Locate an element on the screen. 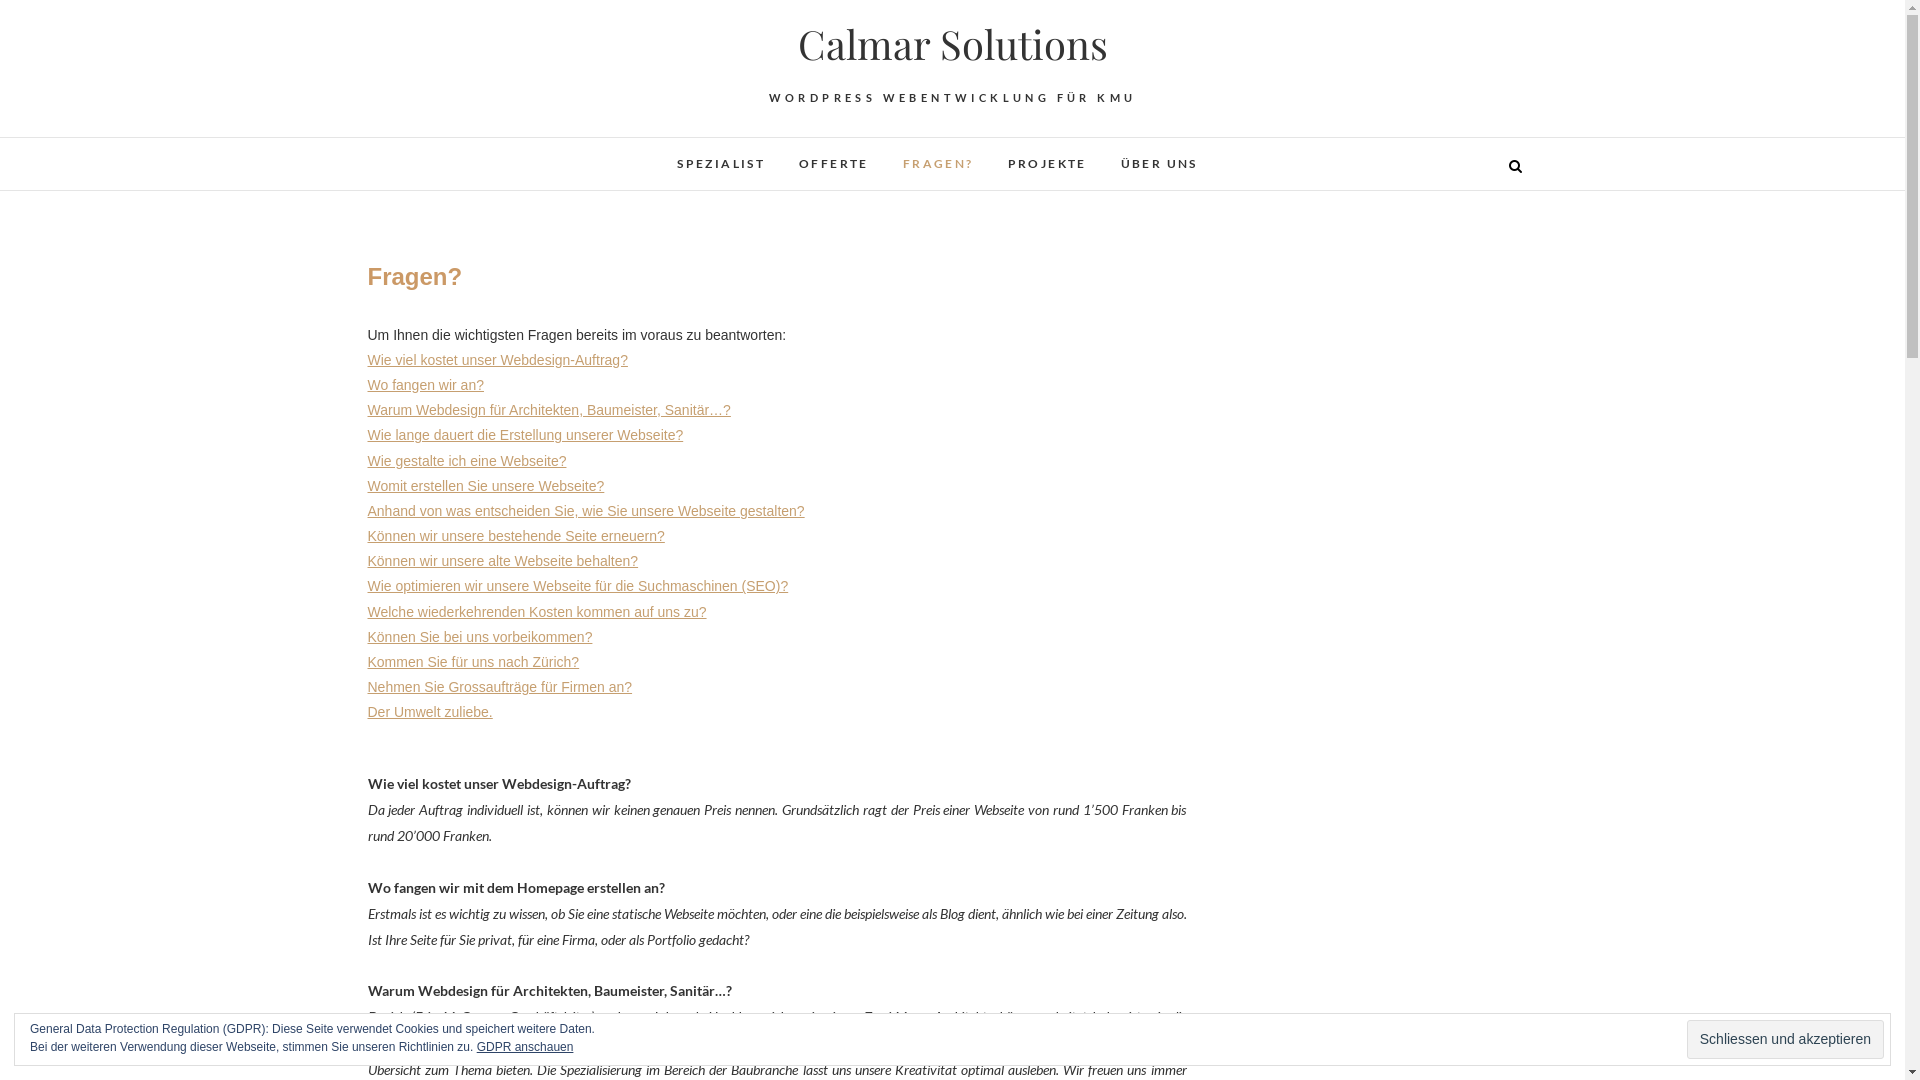 The height and width of the screenshot is (1080, 1920). 'Womit erstellen Sie unsere Webseite?' is located at coordinates (486, 486).